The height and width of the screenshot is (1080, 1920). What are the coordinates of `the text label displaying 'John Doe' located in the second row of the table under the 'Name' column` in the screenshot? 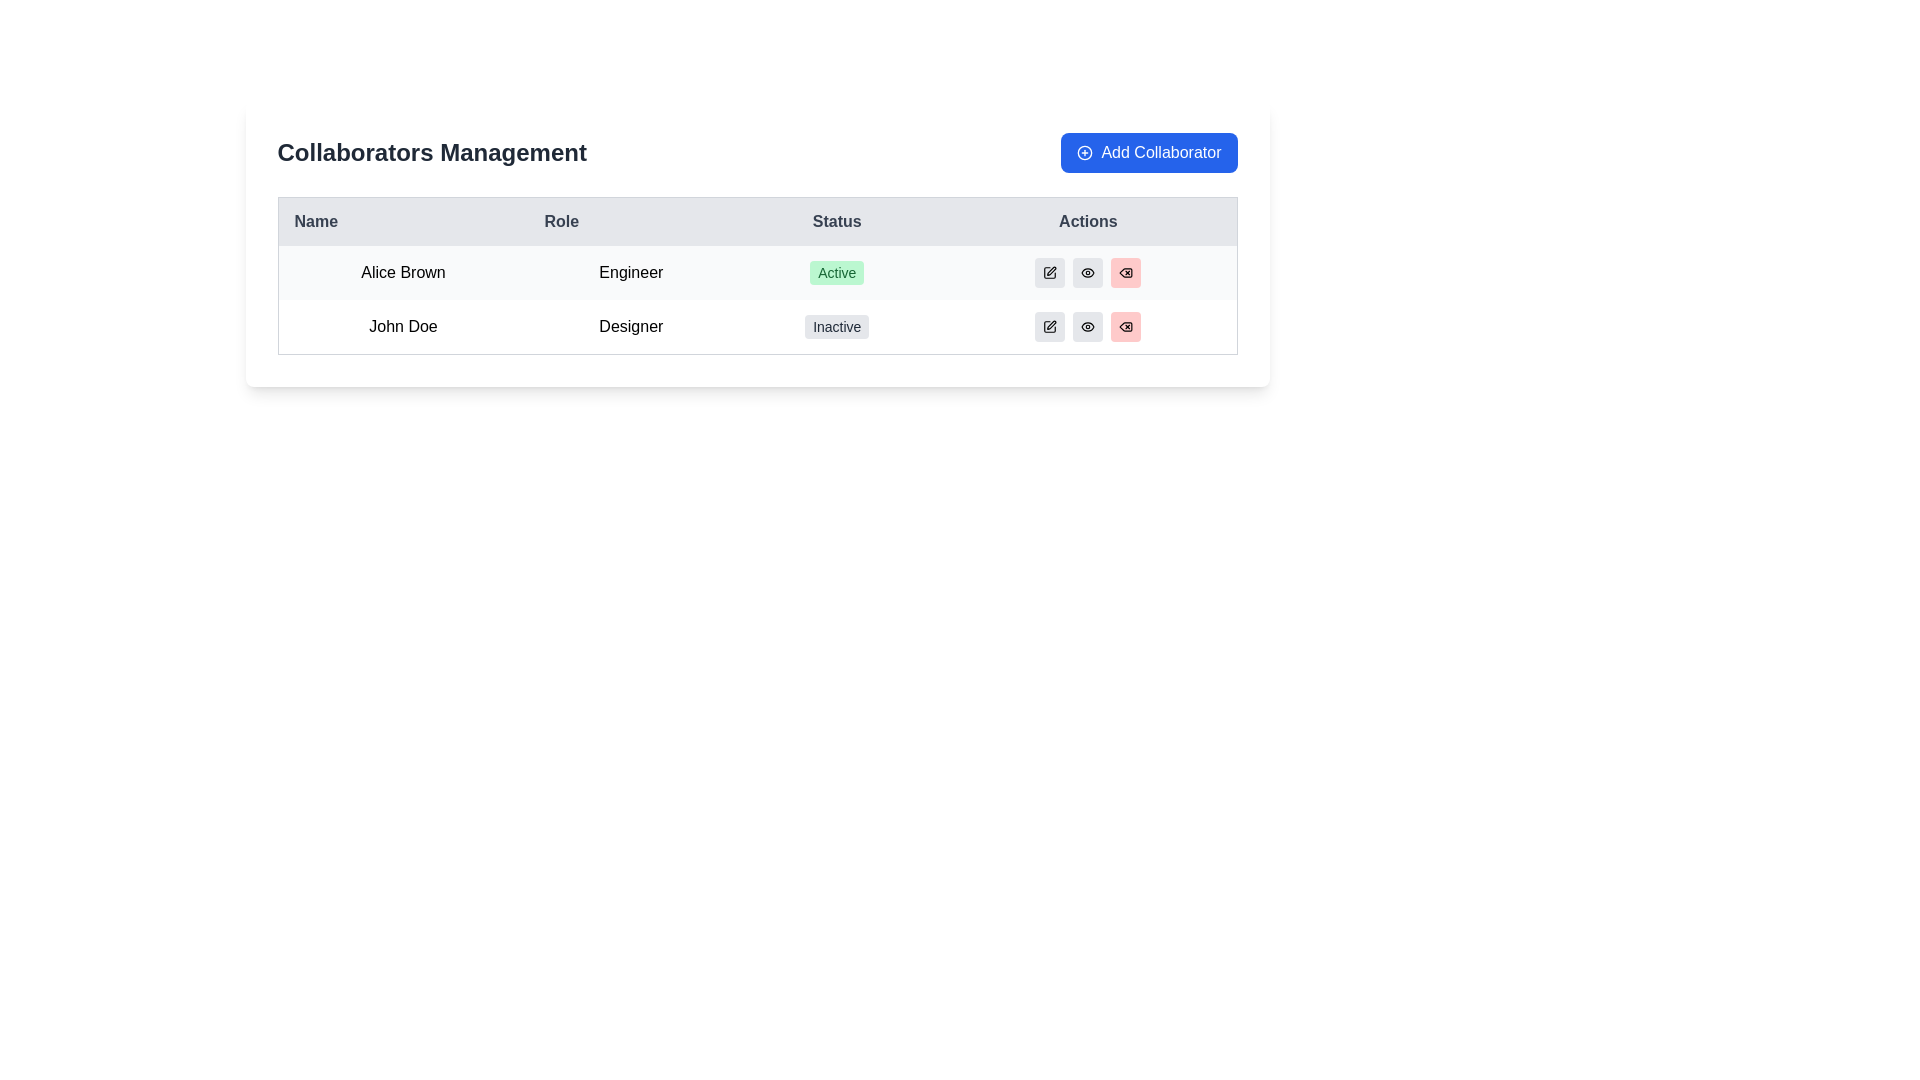 It's located at (402, 326).